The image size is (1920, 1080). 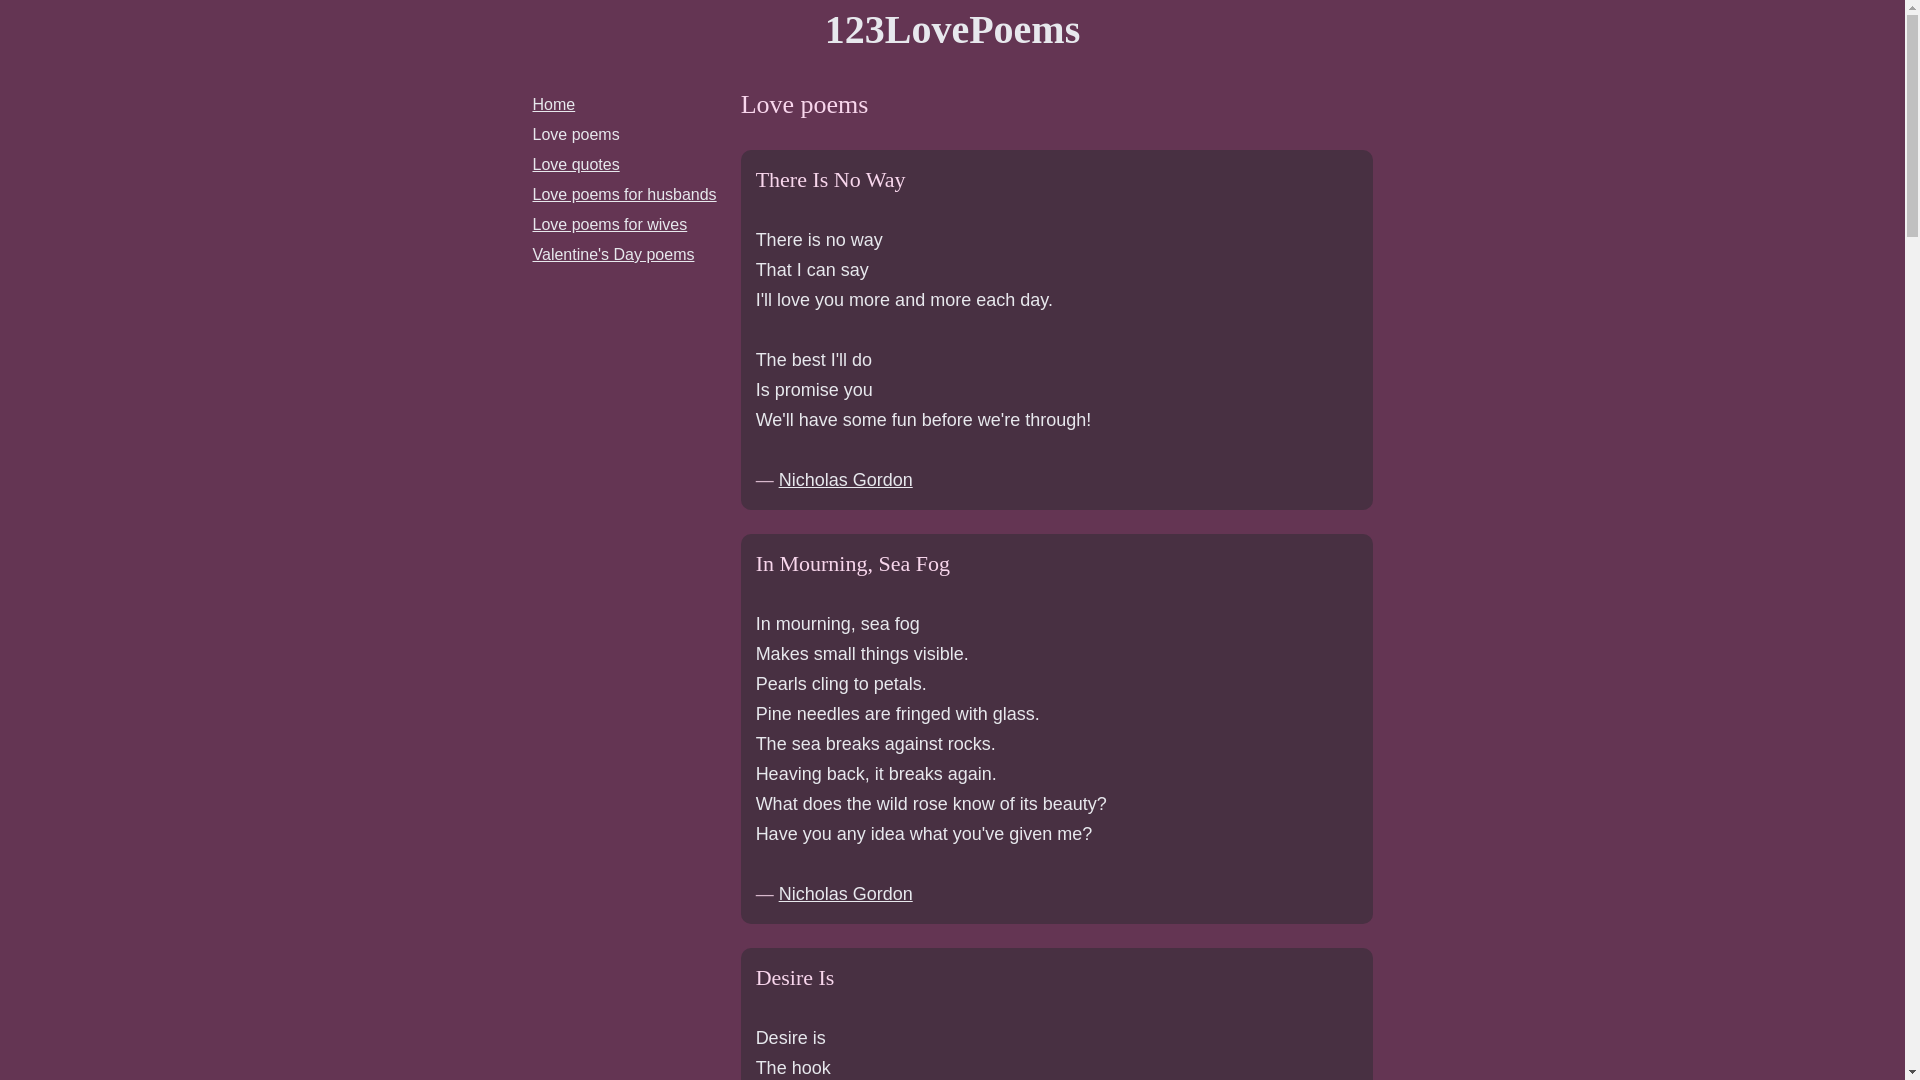 What do you see at coordinates (532, 134) in the screenshot?
I see `'Love poems'` at bounding box center [532, 134].